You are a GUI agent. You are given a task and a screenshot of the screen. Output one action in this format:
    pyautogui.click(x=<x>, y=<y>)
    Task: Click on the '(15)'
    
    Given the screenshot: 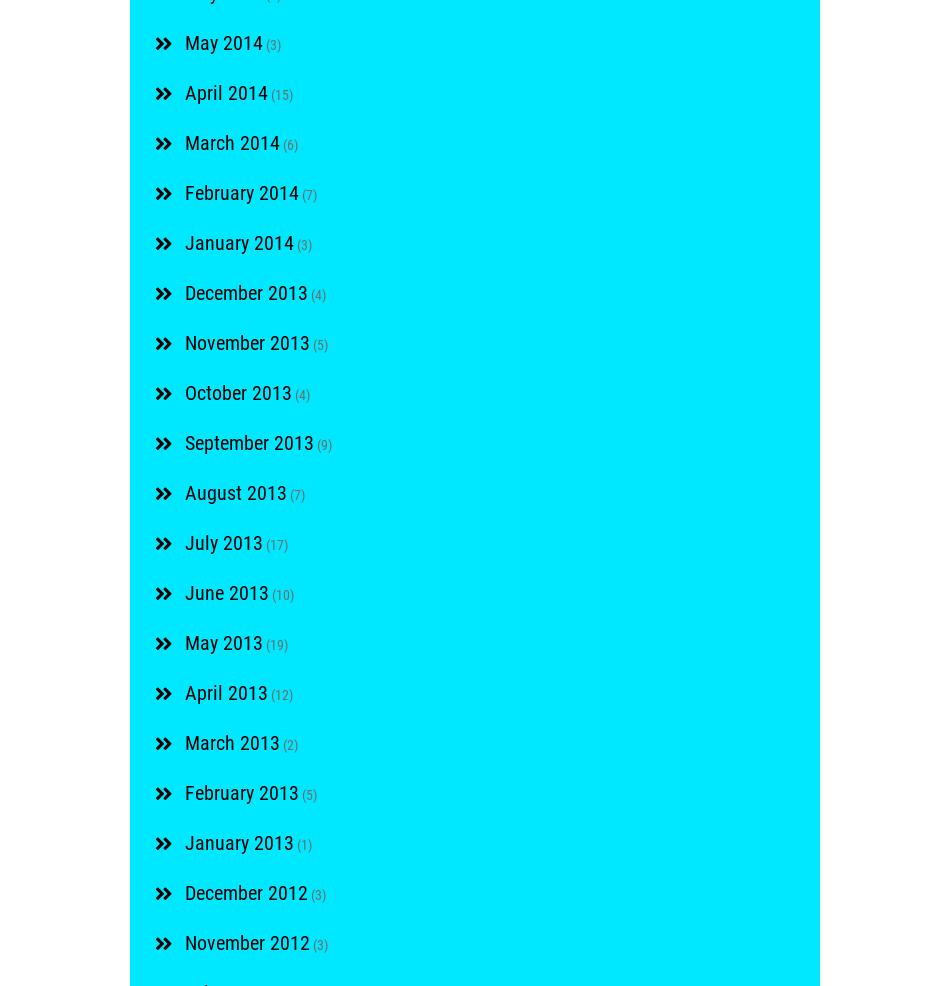 What is the action you would take?
    pyautogui.click(x=279, y=93)
    